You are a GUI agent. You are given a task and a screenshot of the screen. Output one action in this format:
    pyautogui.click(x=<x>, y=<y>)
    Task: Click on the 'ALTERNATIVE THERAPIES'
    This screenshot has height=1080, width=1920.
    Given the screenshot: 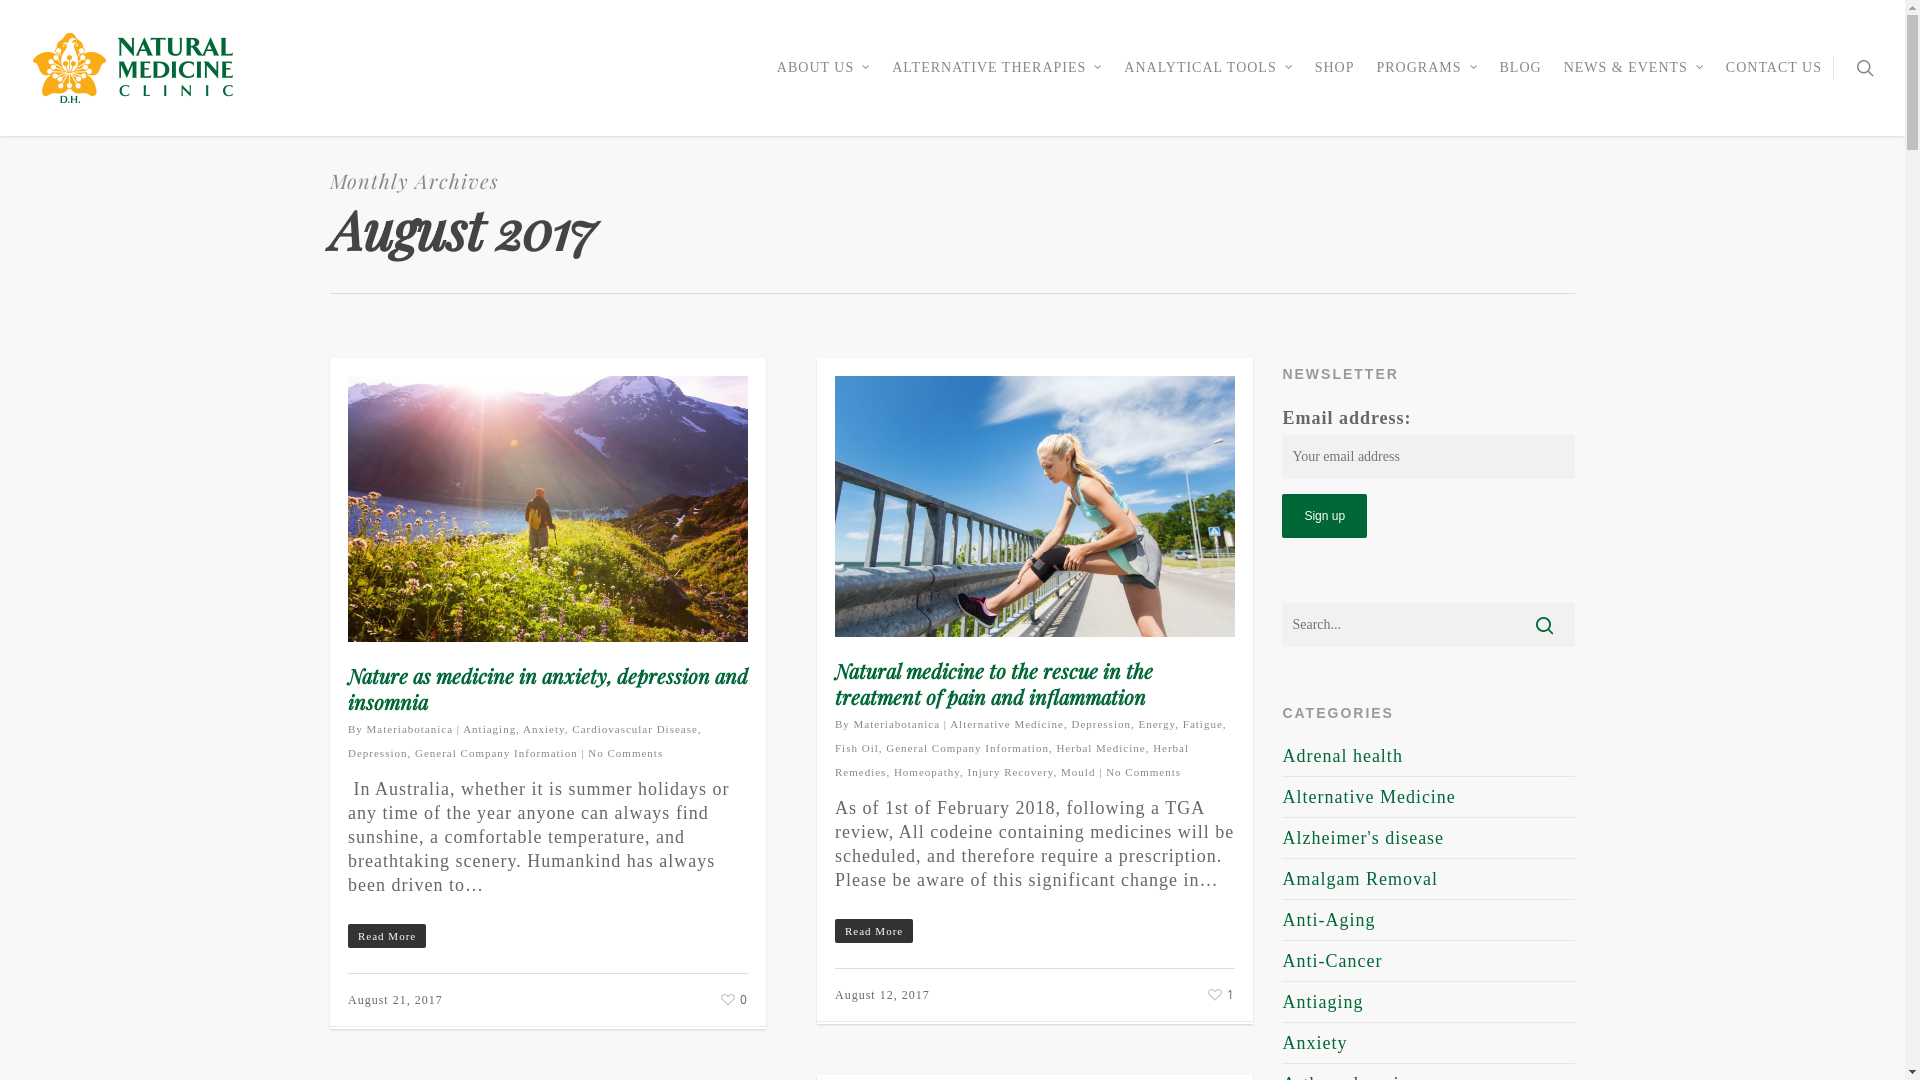 What is the action you would take?
    pyautogui.click(x=997, y=80)
    